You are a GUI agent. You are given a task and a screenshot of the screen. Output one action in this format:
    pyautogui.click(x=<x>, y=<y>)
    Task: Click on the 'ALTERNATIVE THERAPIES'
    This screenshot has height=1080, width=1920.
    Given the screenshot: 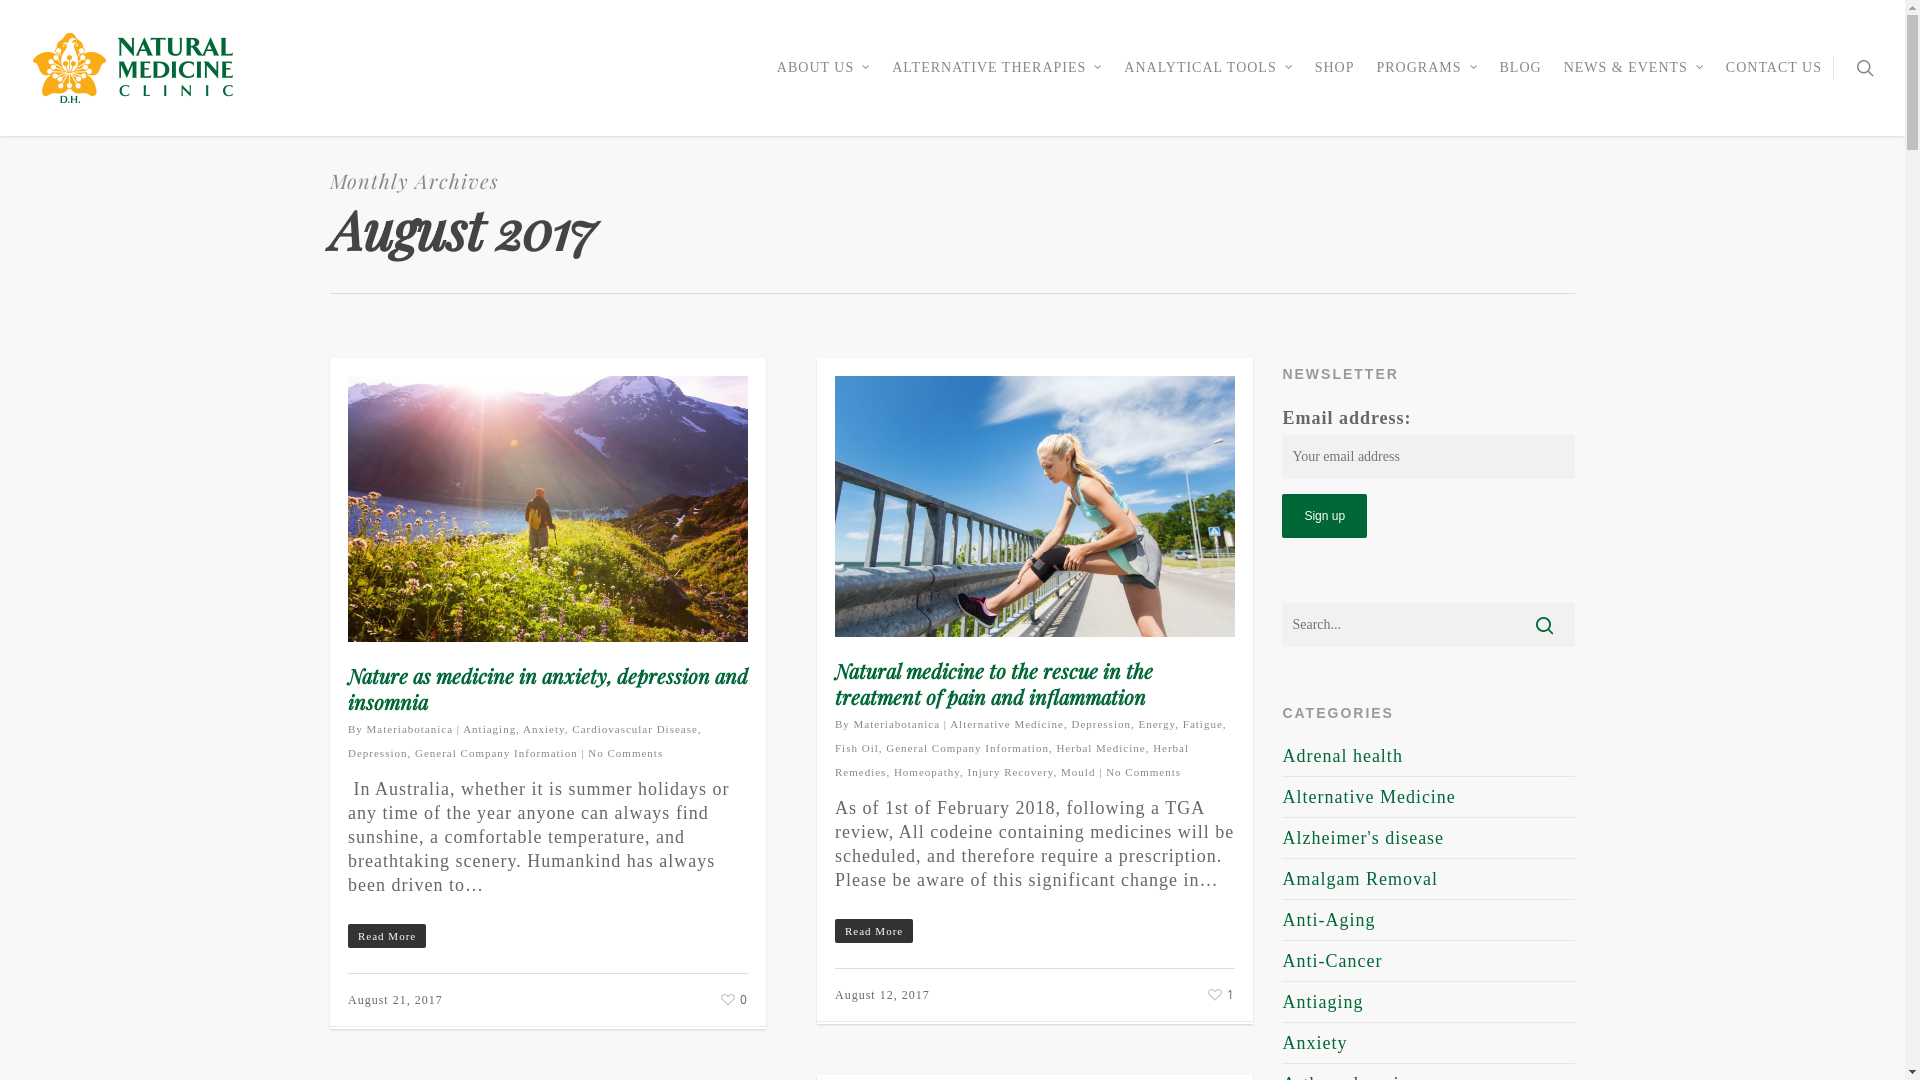 What is the action you would take?
    pyautogui.click(x=997, y=80)
    